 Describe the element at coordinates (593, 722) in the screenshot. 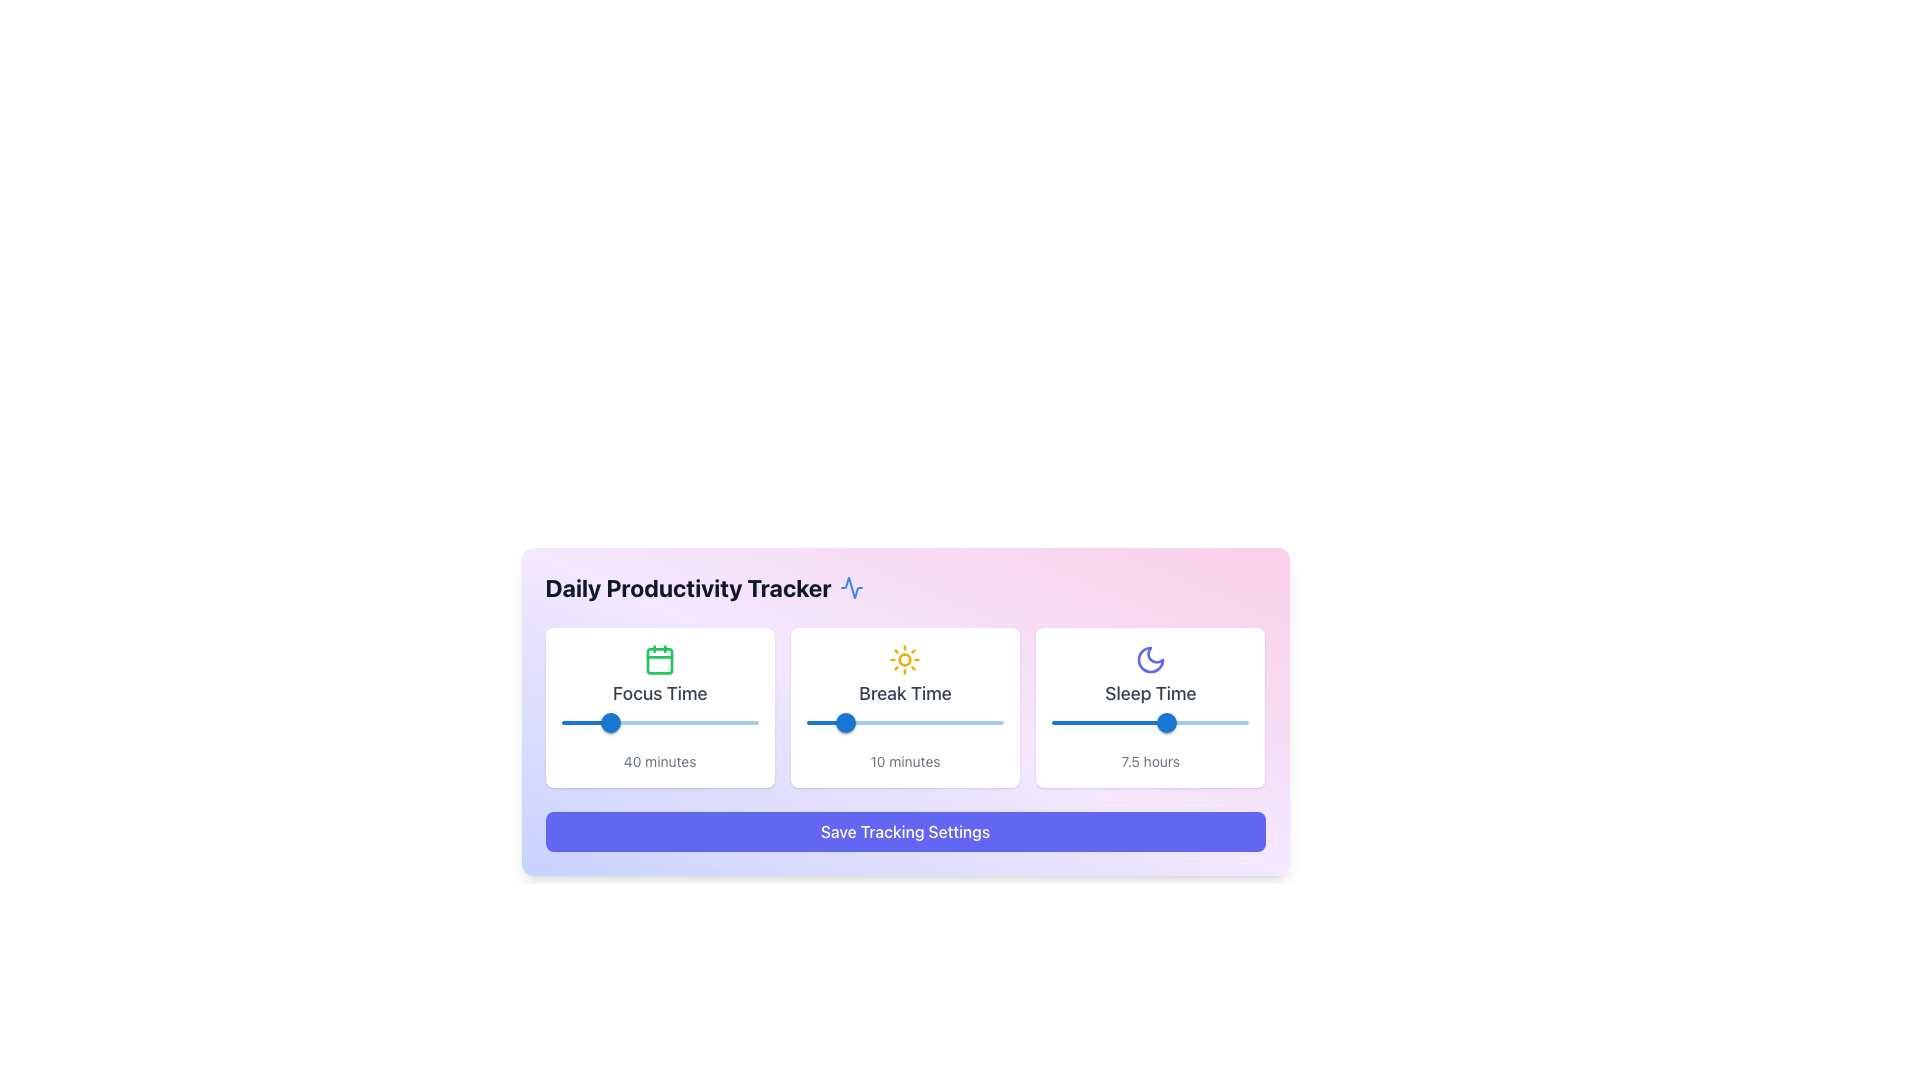

I see `the focus time` at that location.